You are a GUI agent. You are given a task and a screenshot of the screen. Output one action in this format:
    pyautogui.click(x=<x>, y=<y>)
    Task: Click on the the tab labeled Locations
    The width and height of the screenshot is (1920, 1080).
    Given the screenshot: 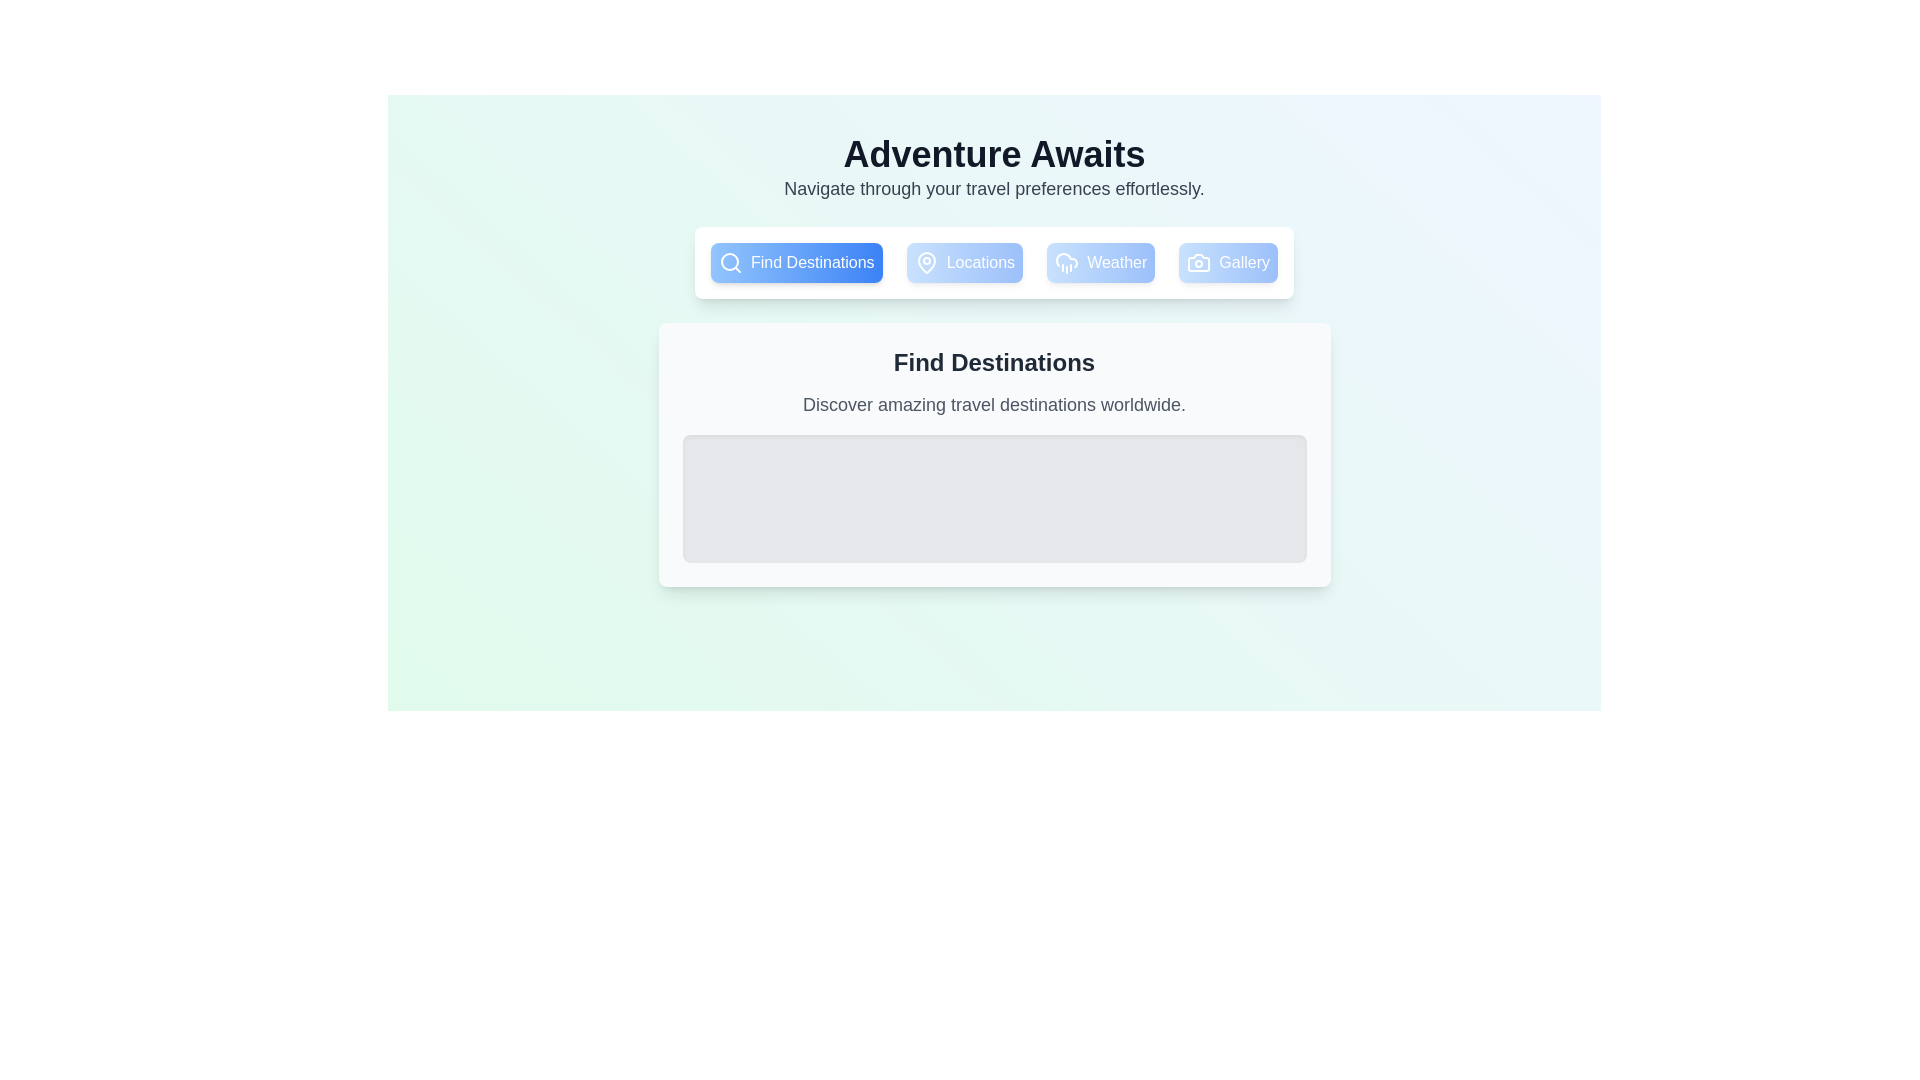 What is the action you would take?
    pyautogui.click(x=964, y=261)
    